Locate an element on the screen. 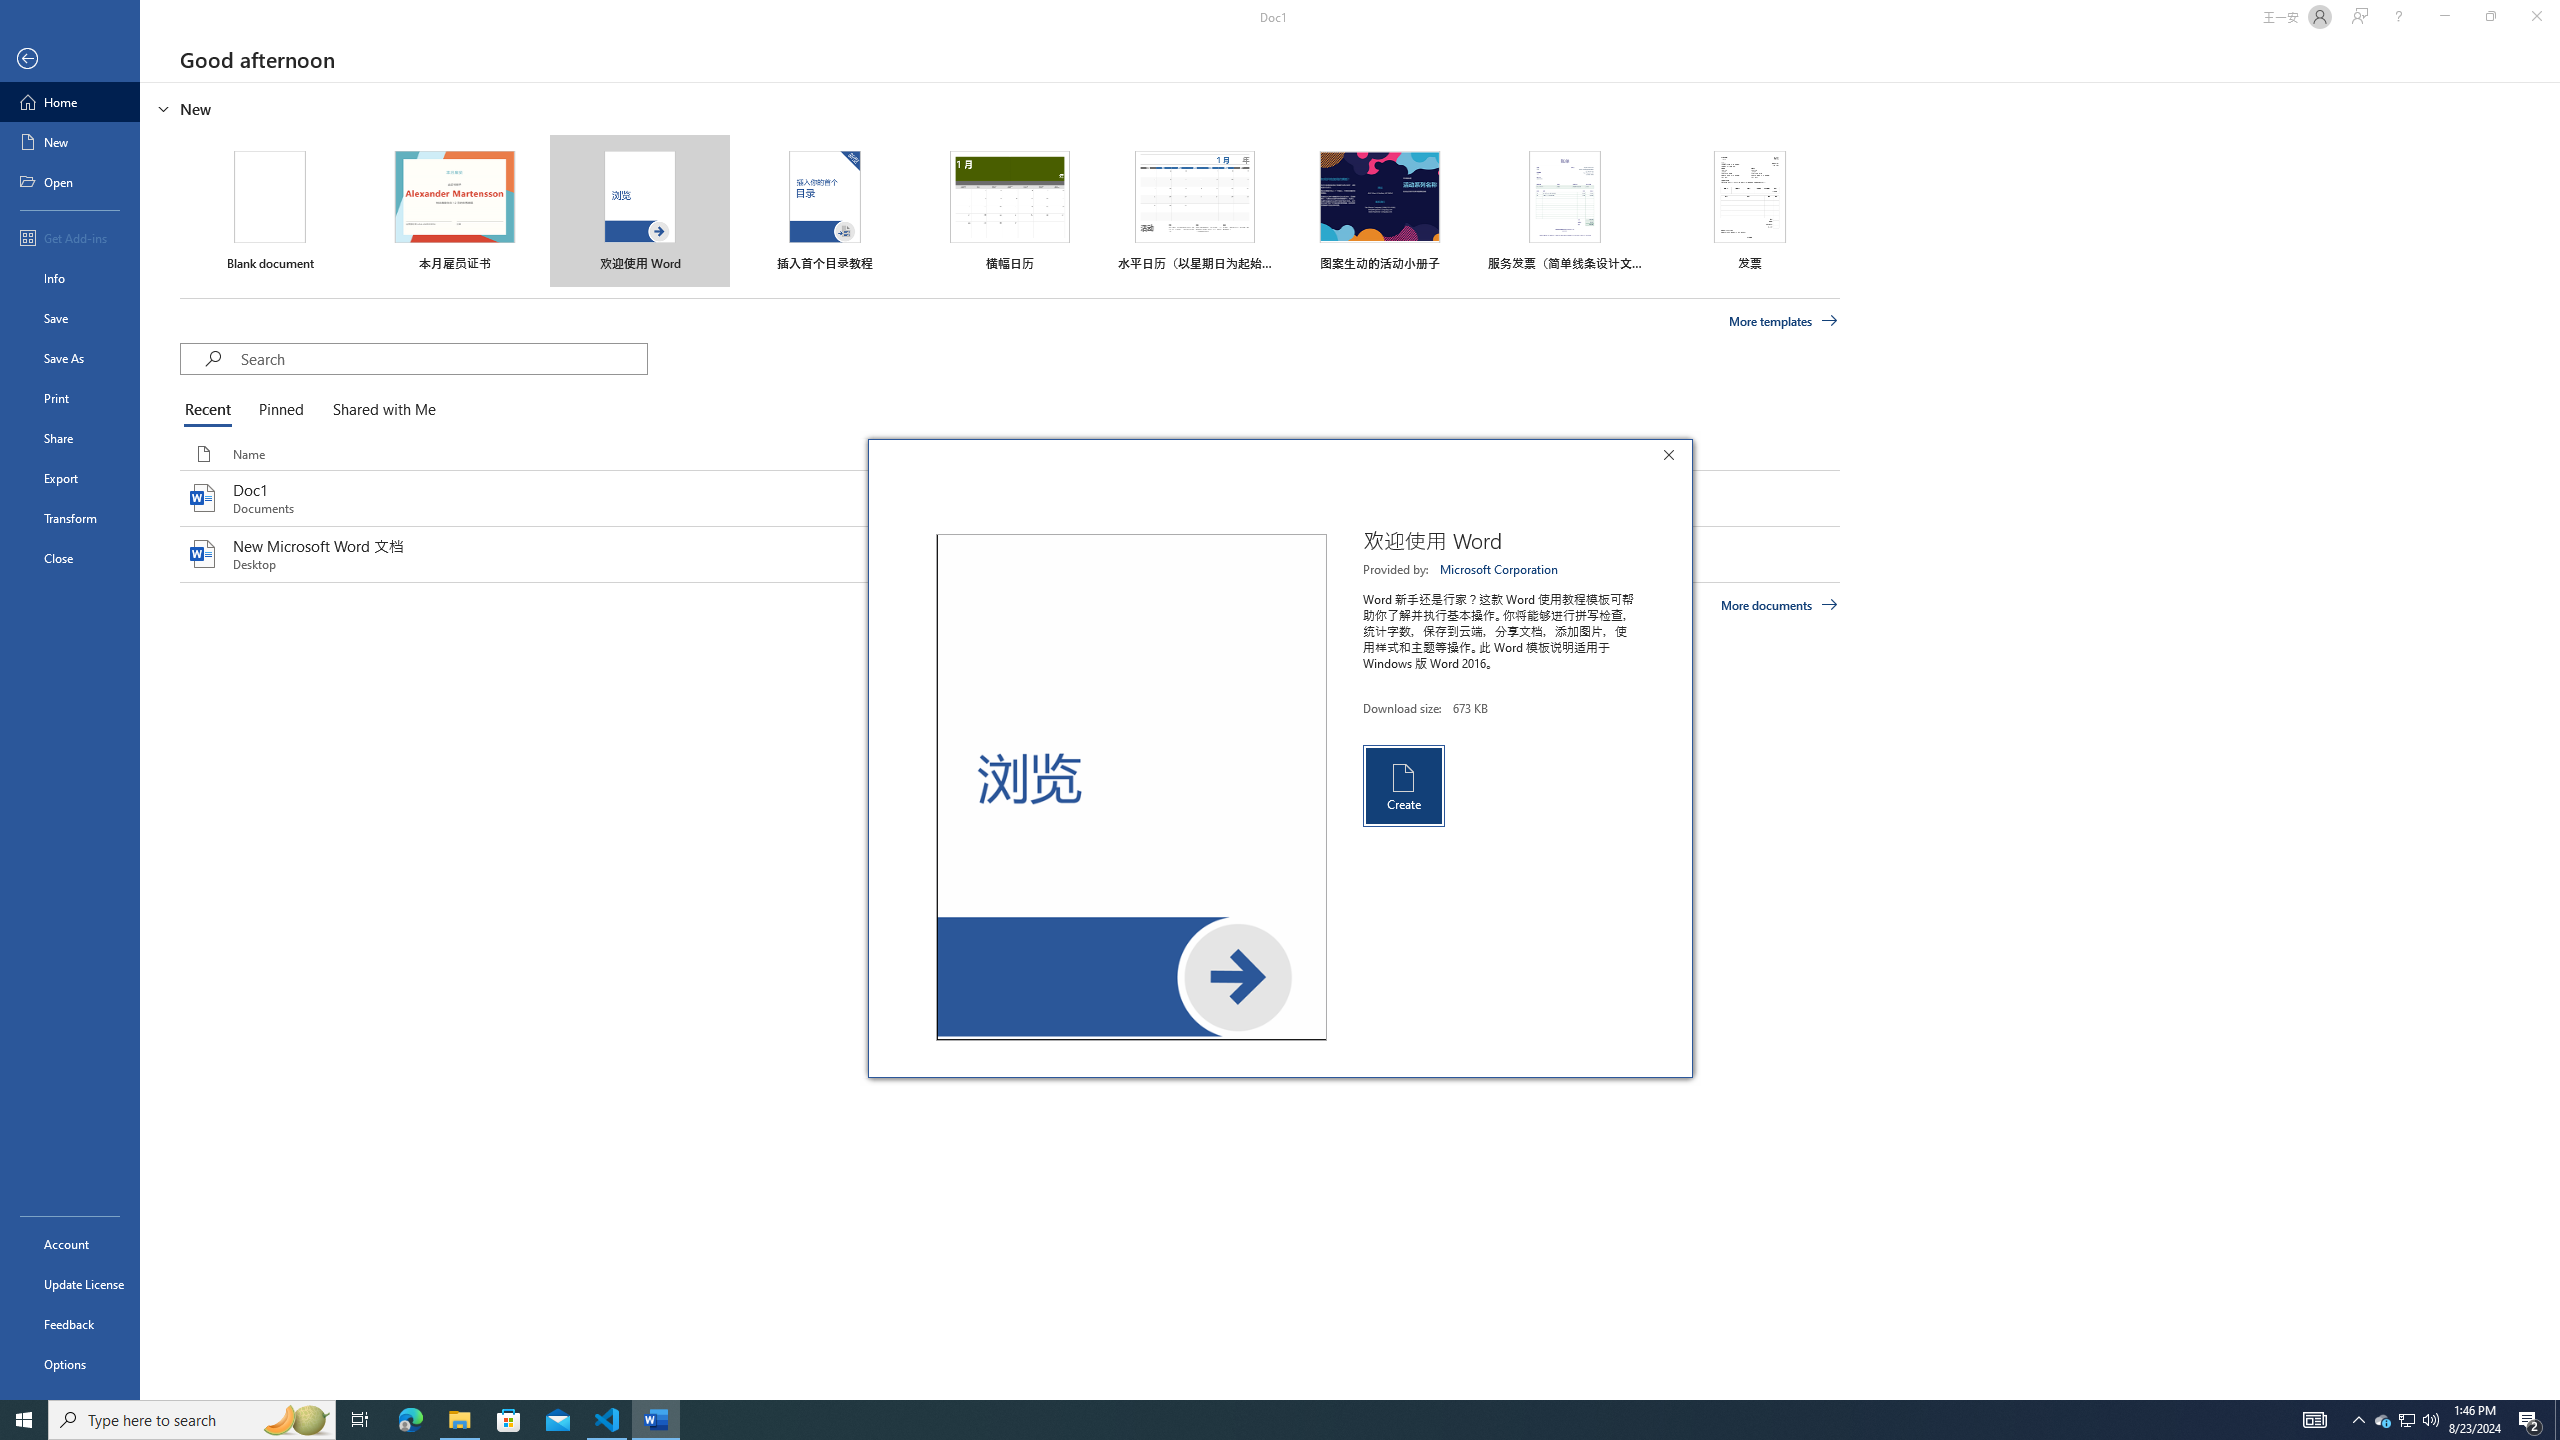  'Blank document' is located at coordinates (269, 210).